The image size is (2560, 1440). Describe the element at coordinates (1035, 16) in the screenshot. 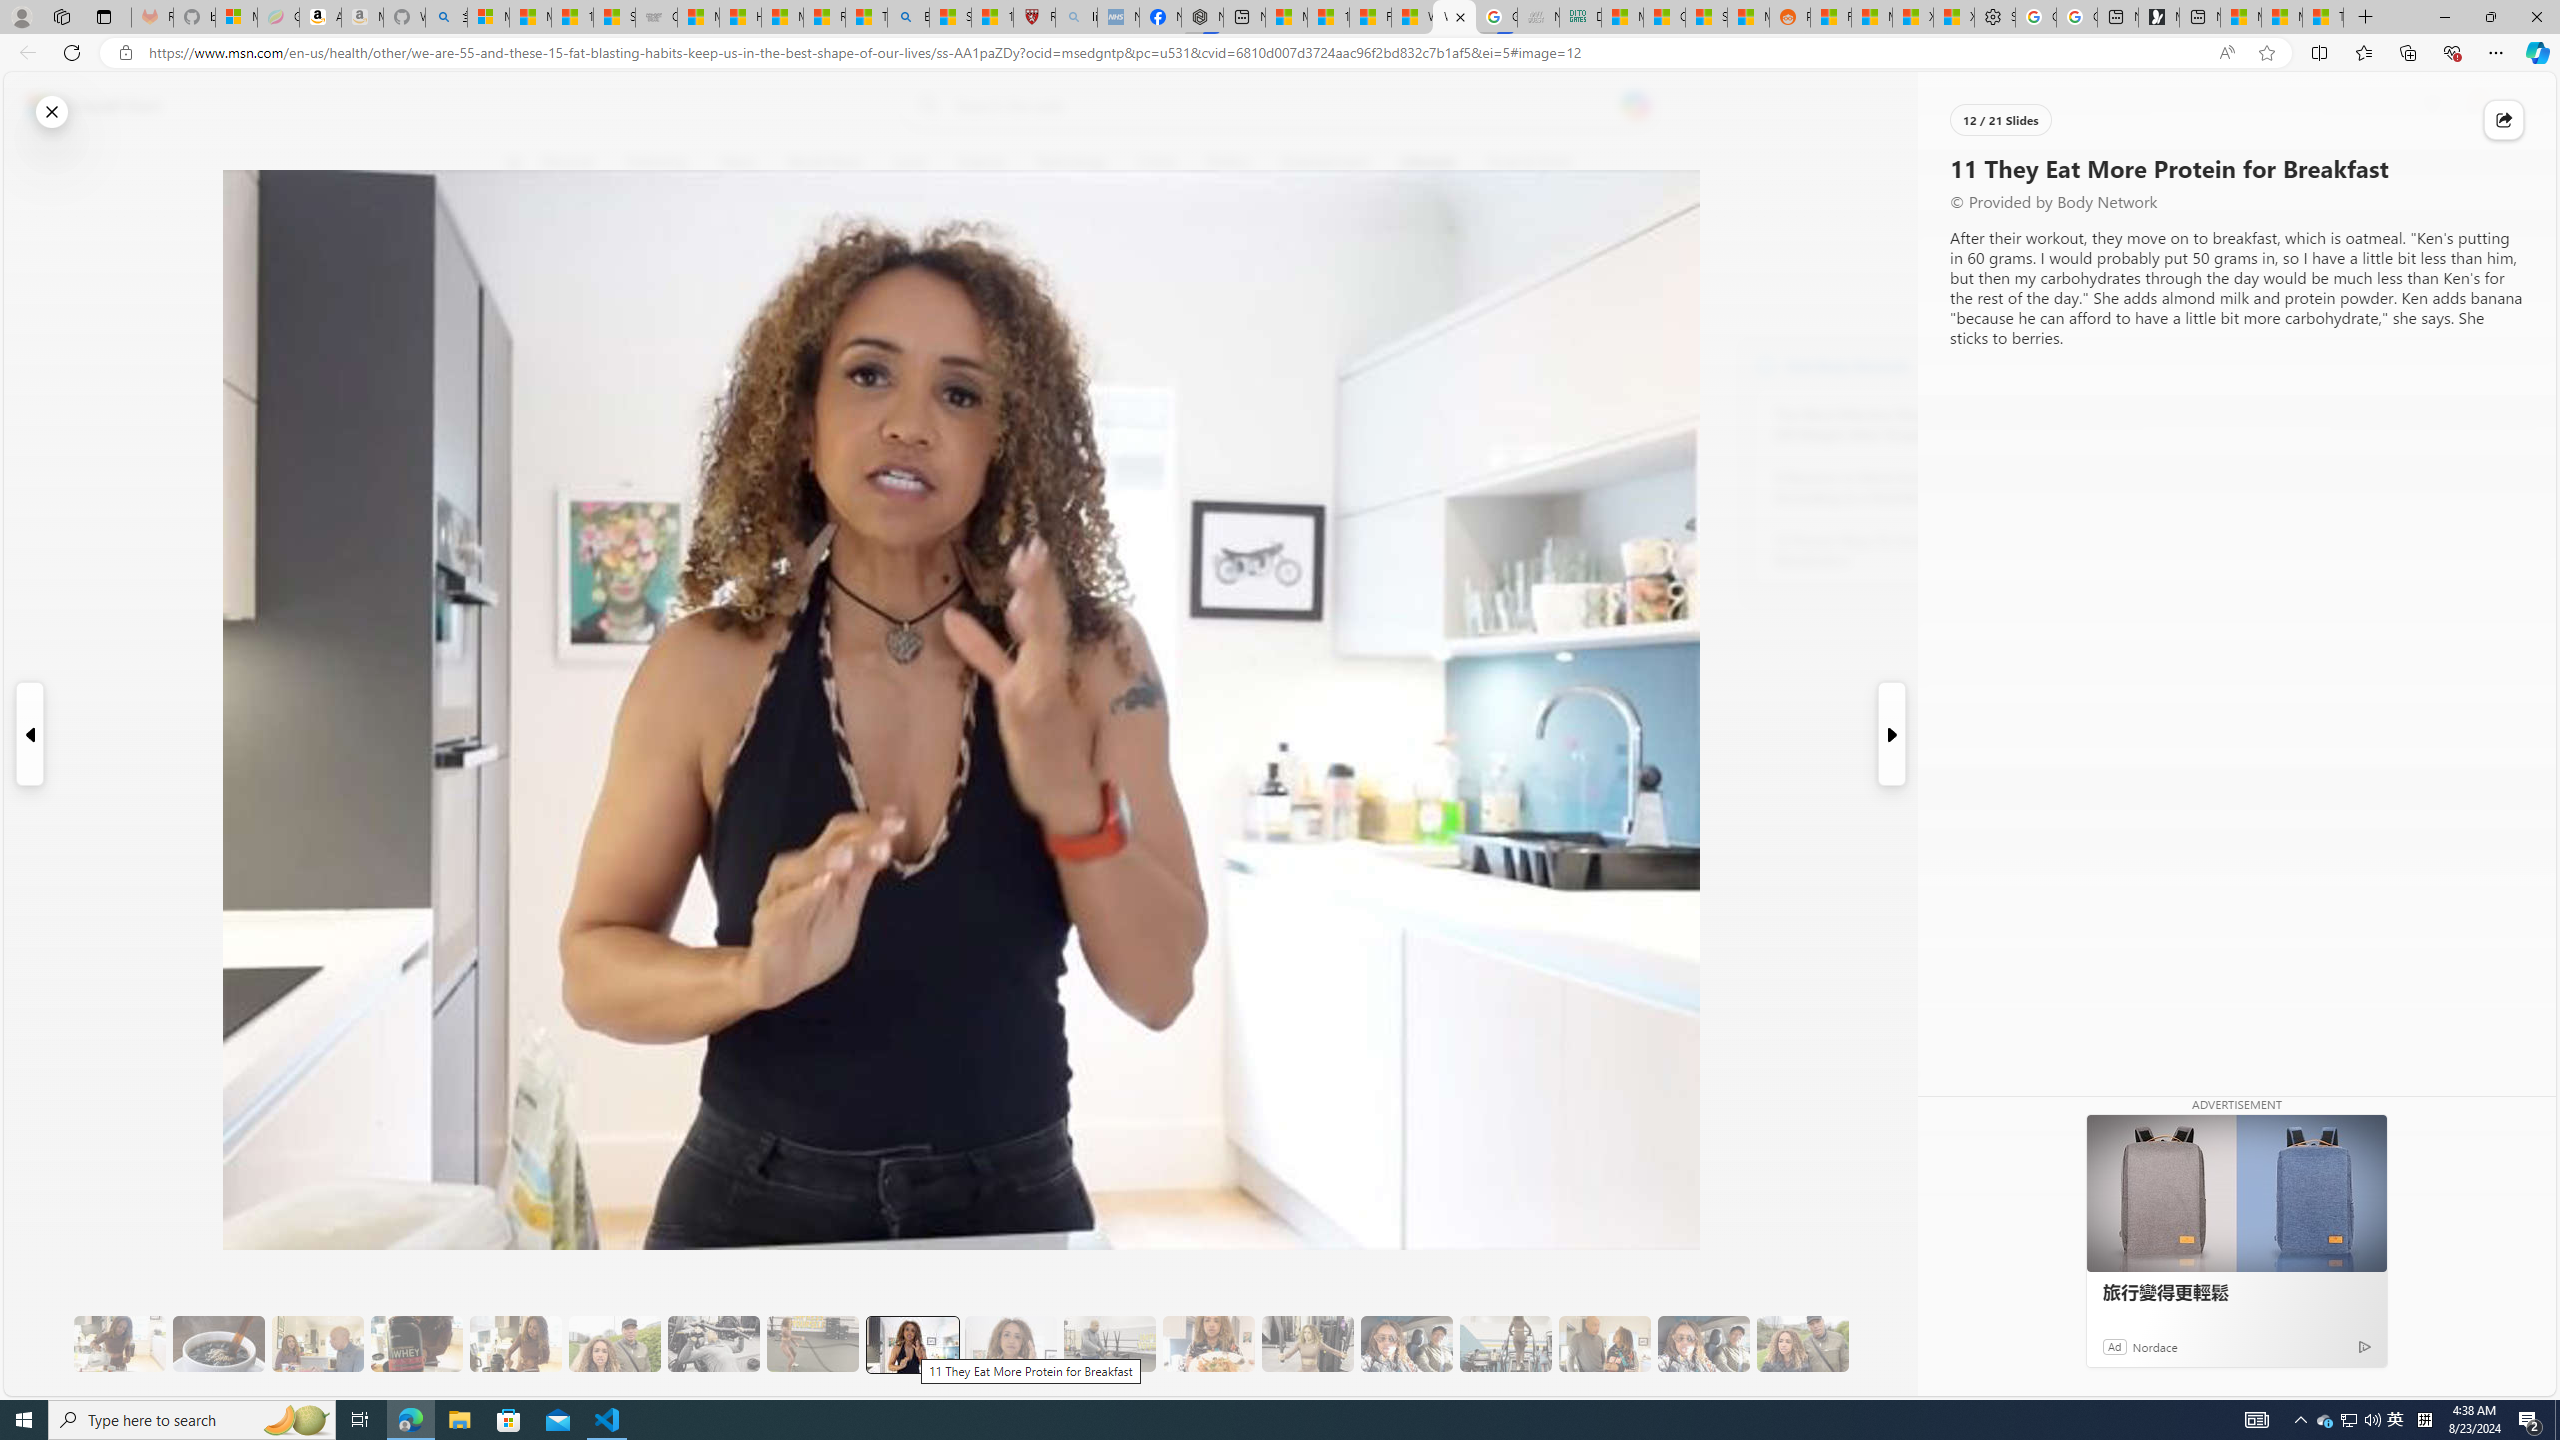

I see `'Robert H. Shmerling, MD - Harvard Health'` at that location.